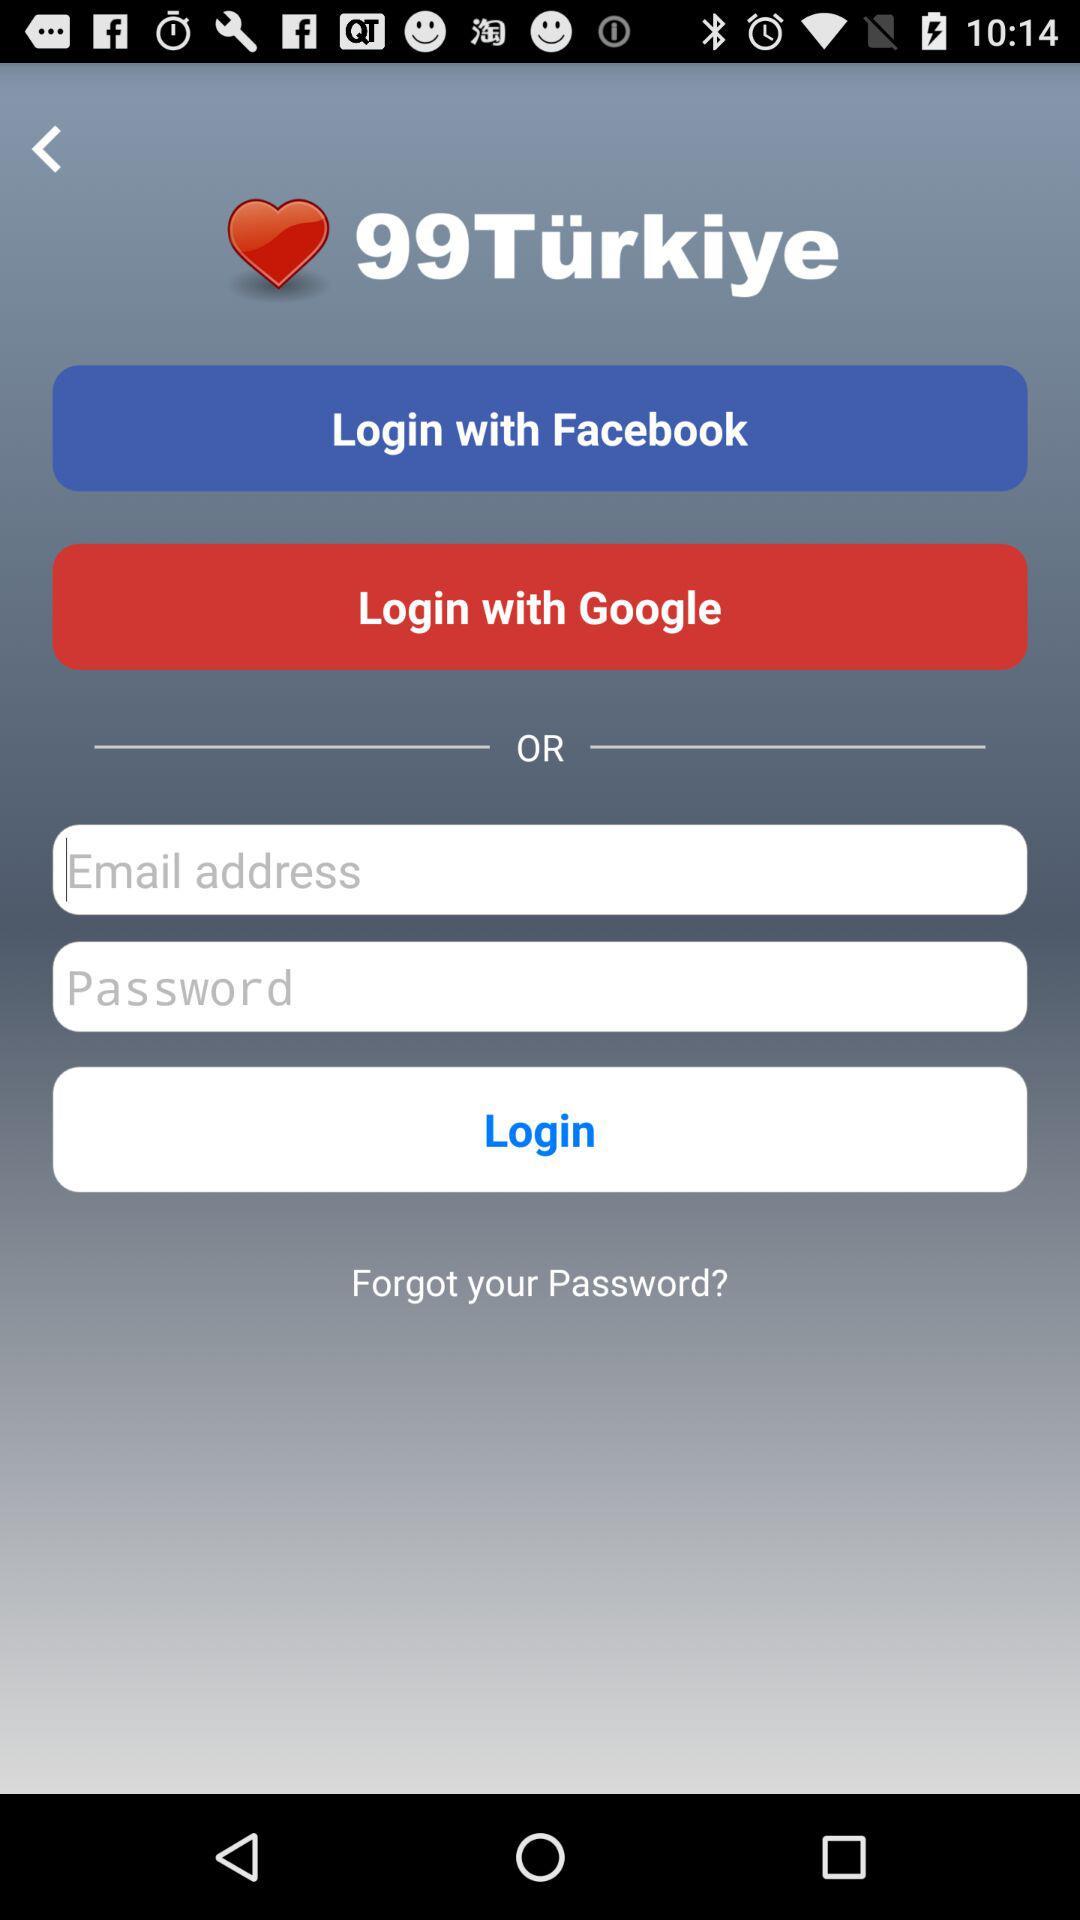  I want to click on button below the login icon, so click(538, 1281).